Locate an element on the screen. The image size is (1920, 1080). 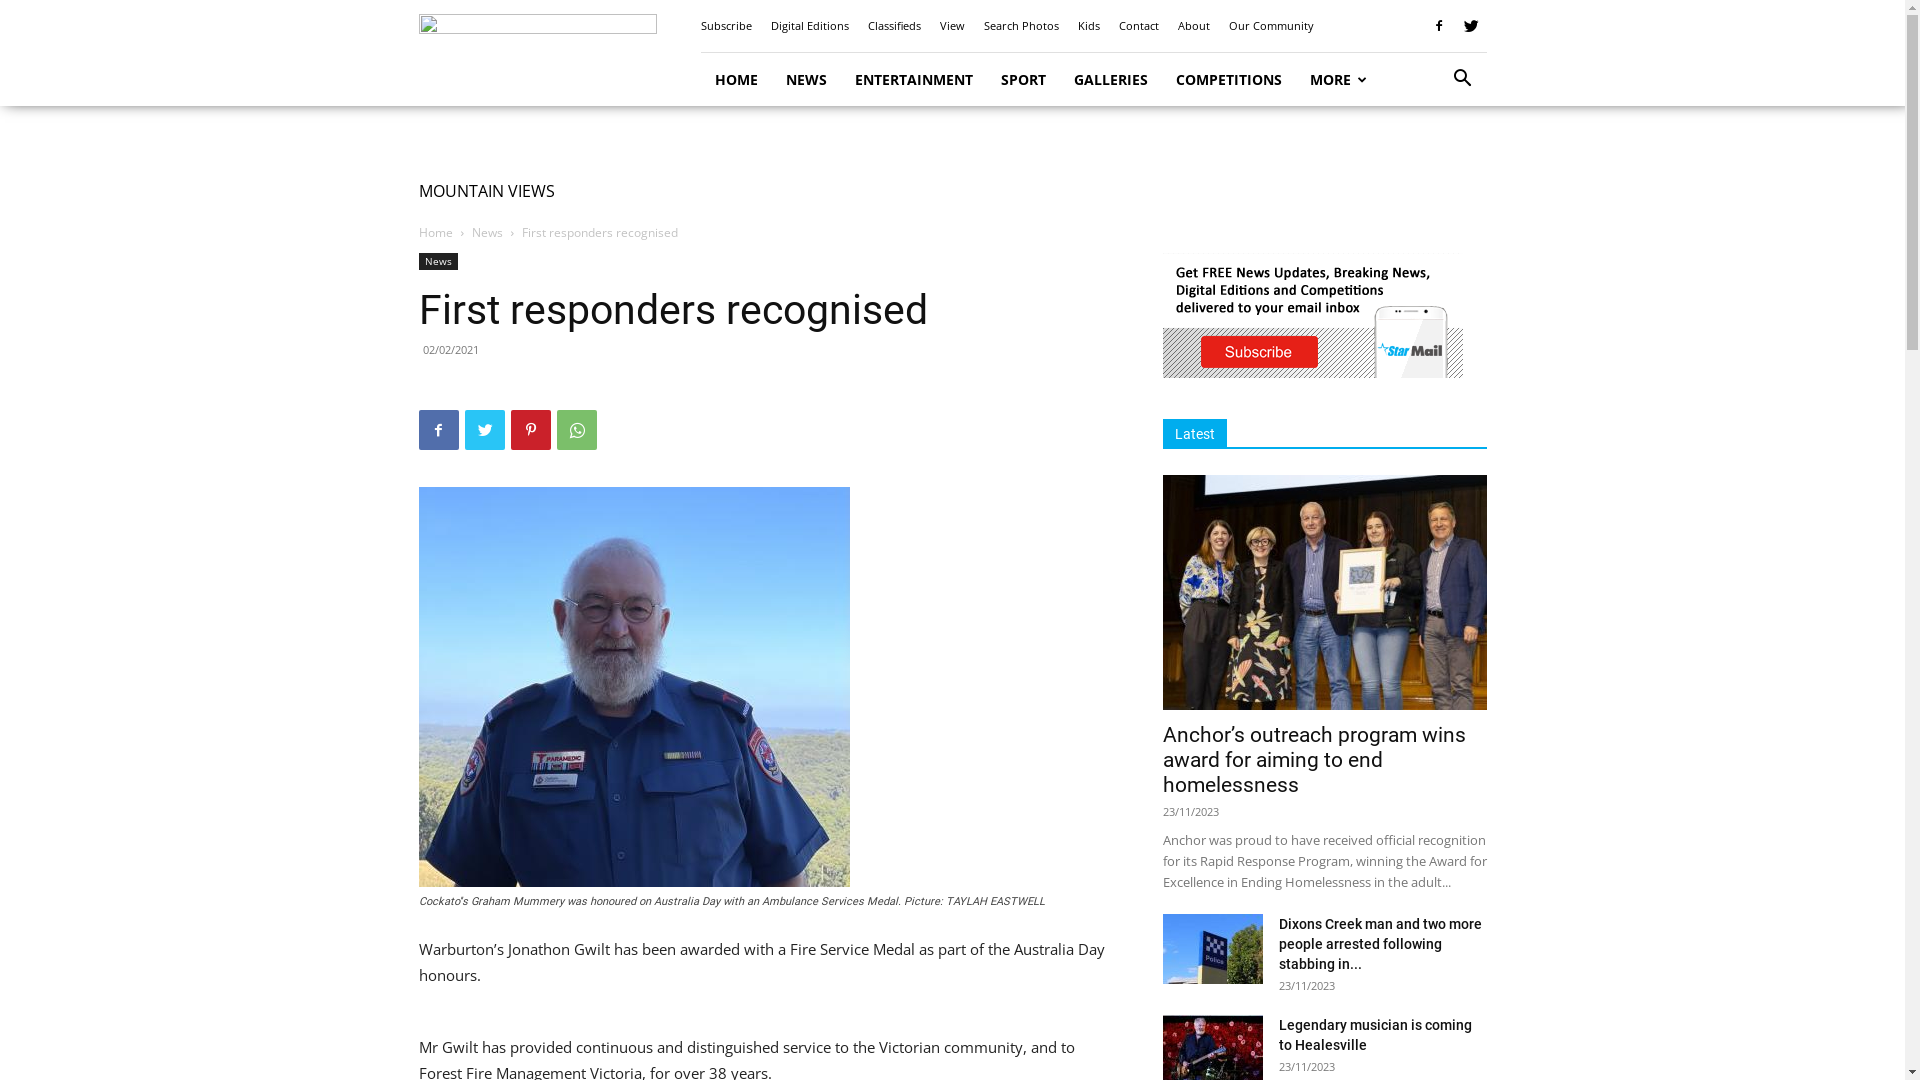
'News' is located at coordinates (487, 231).